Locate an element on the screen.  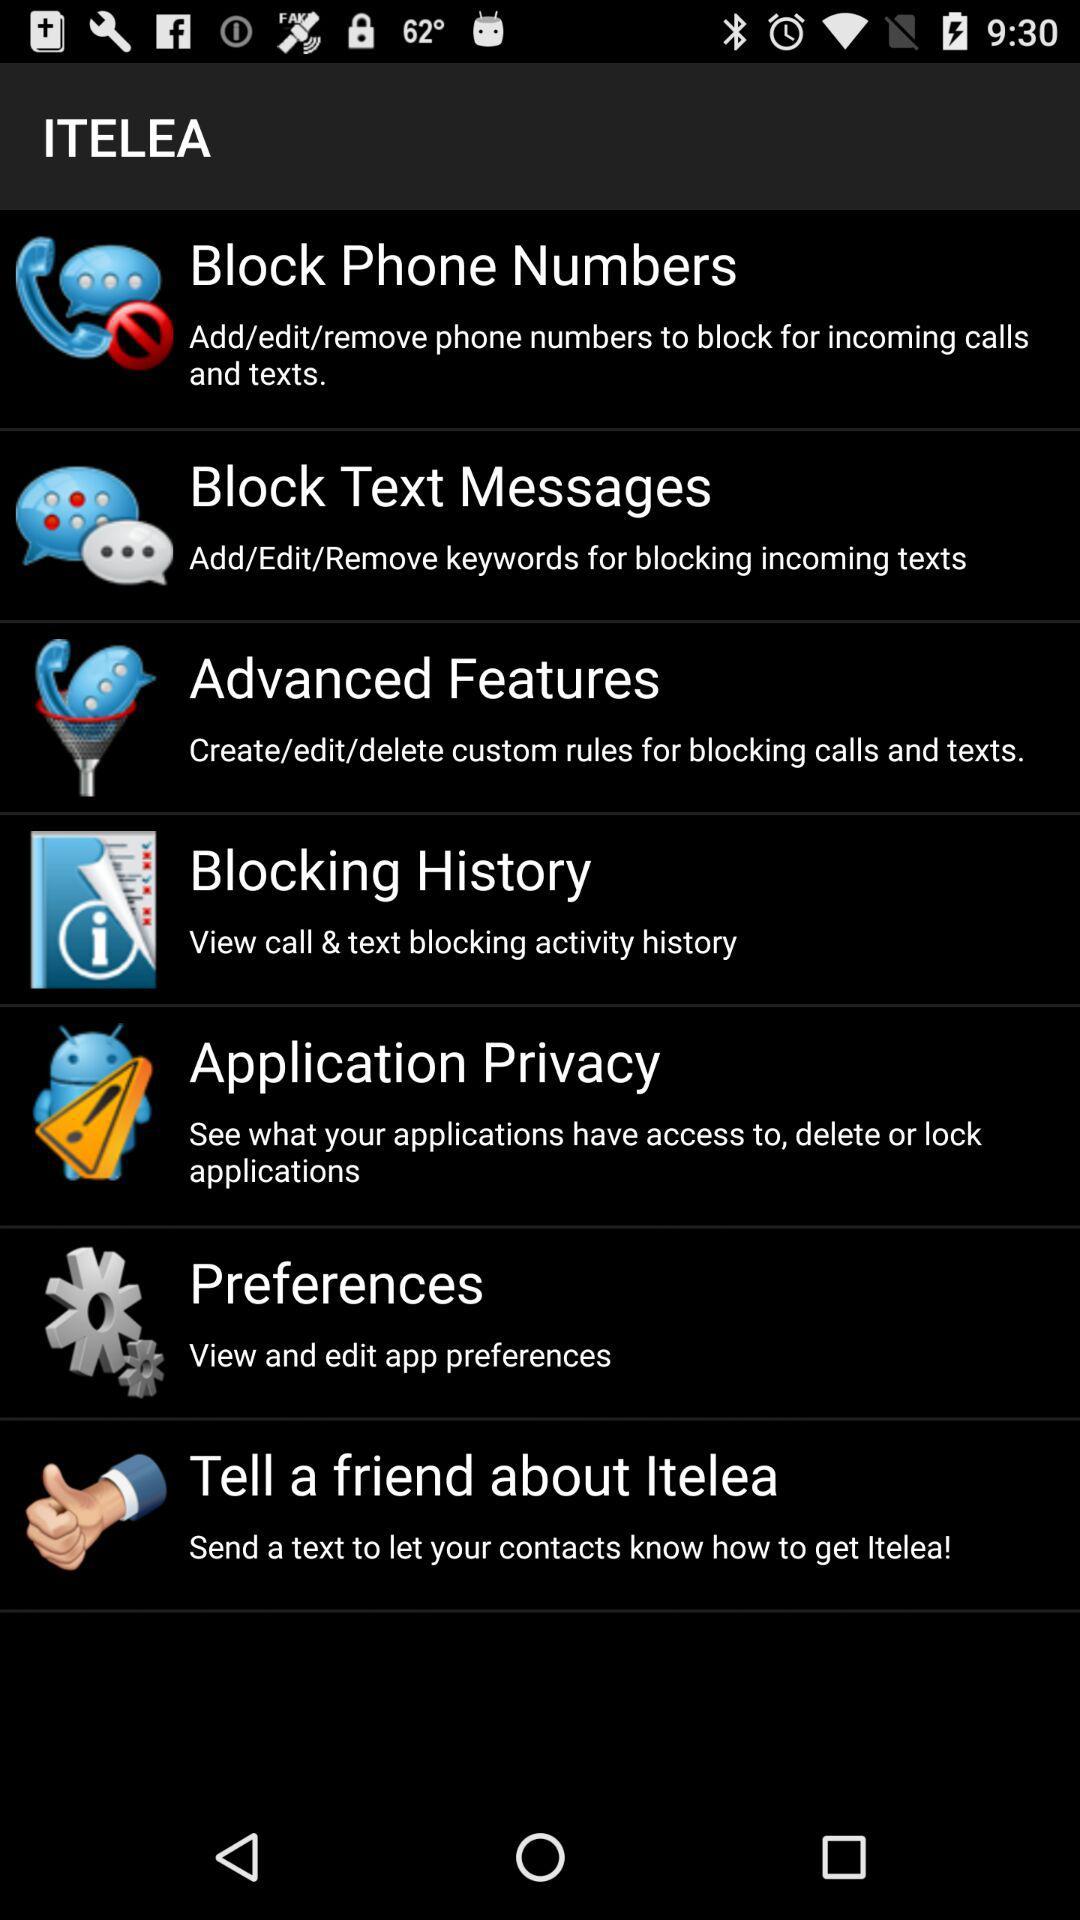
the block text messages item is located at coordinates (625, 484).